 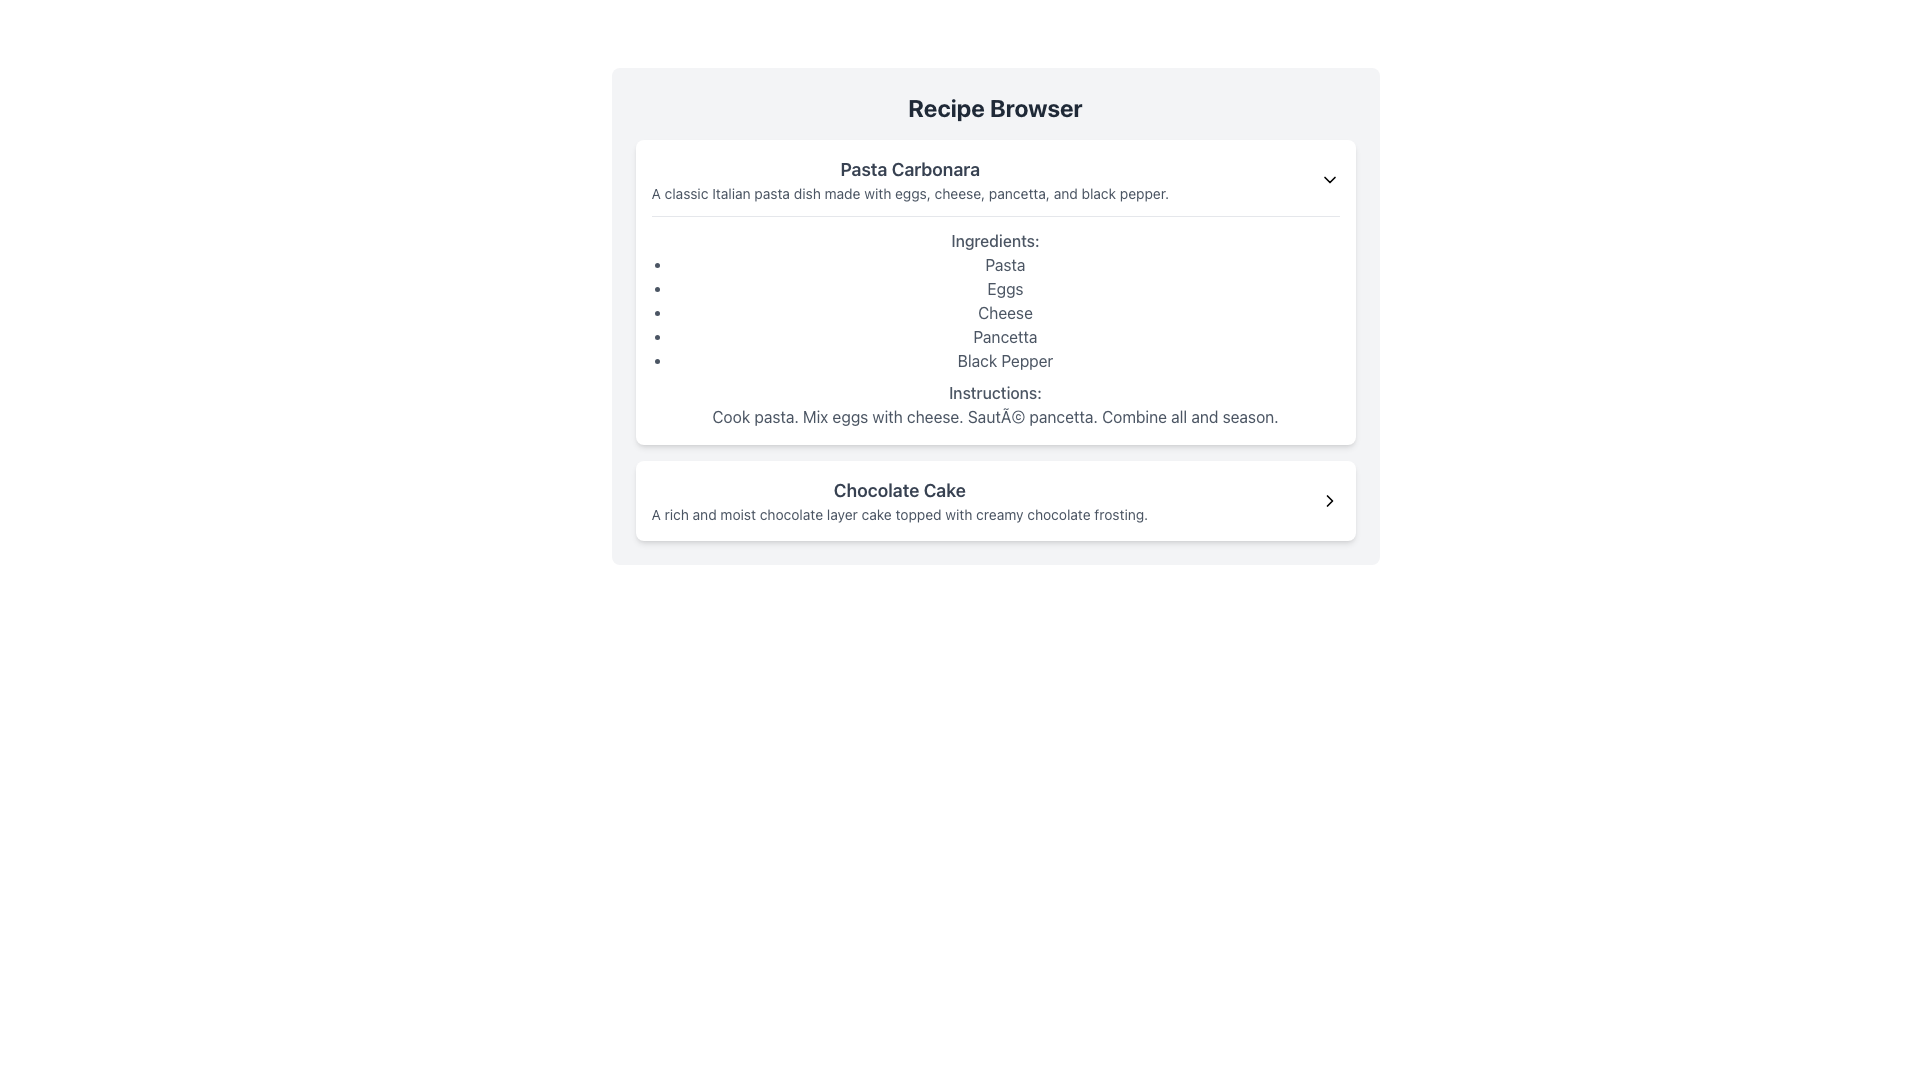 What do you see at coordinates (1329, 180) in the screenshot?
I see `the downwards-pointing chevron icon located at the far right of the 'Pasta Carbonara' recipe card header` at bounding box center [1329, 180].